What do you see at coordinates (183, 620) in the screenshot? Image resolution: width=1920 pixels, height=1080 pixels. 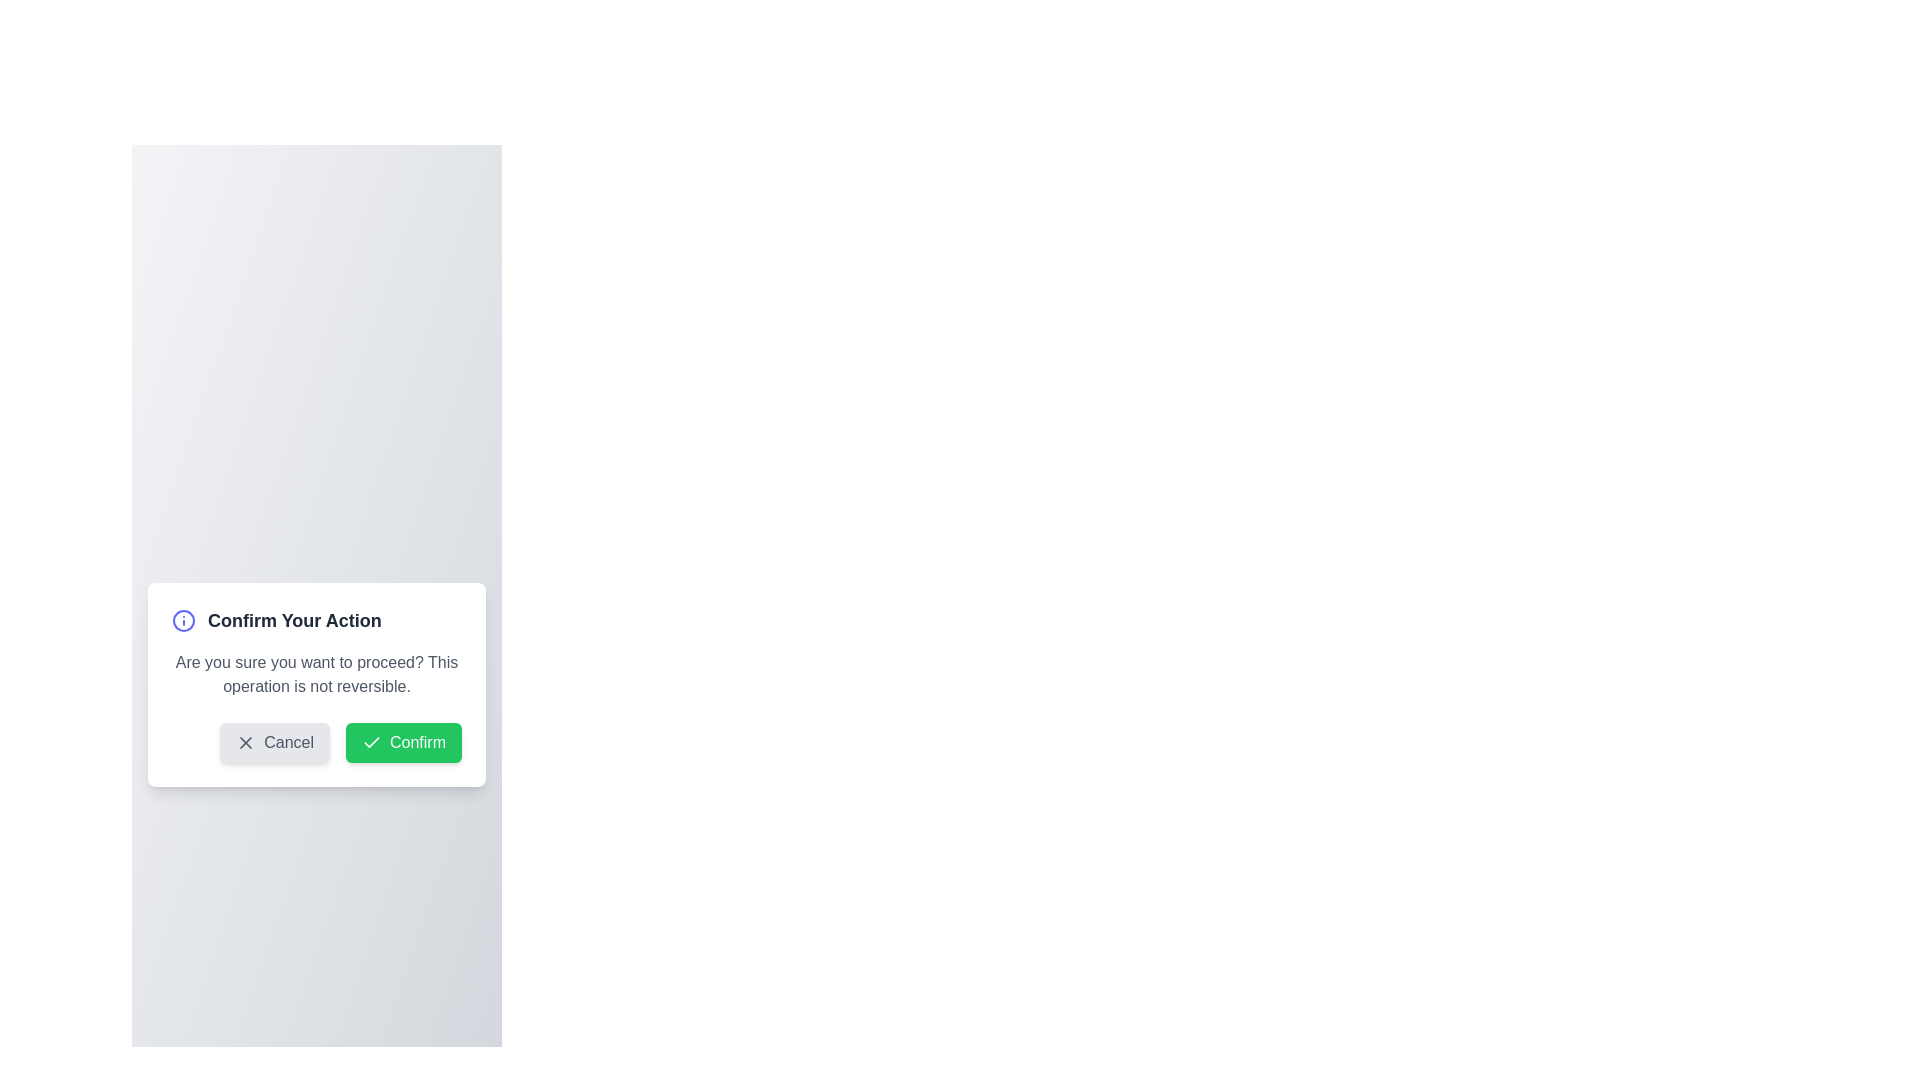 I see `the circular informational icon located at the top-left corner of the confirmation dialog box, which features a white stroke and a transparent fill with an exclamation mark inside` at bounding box center [183, 620].